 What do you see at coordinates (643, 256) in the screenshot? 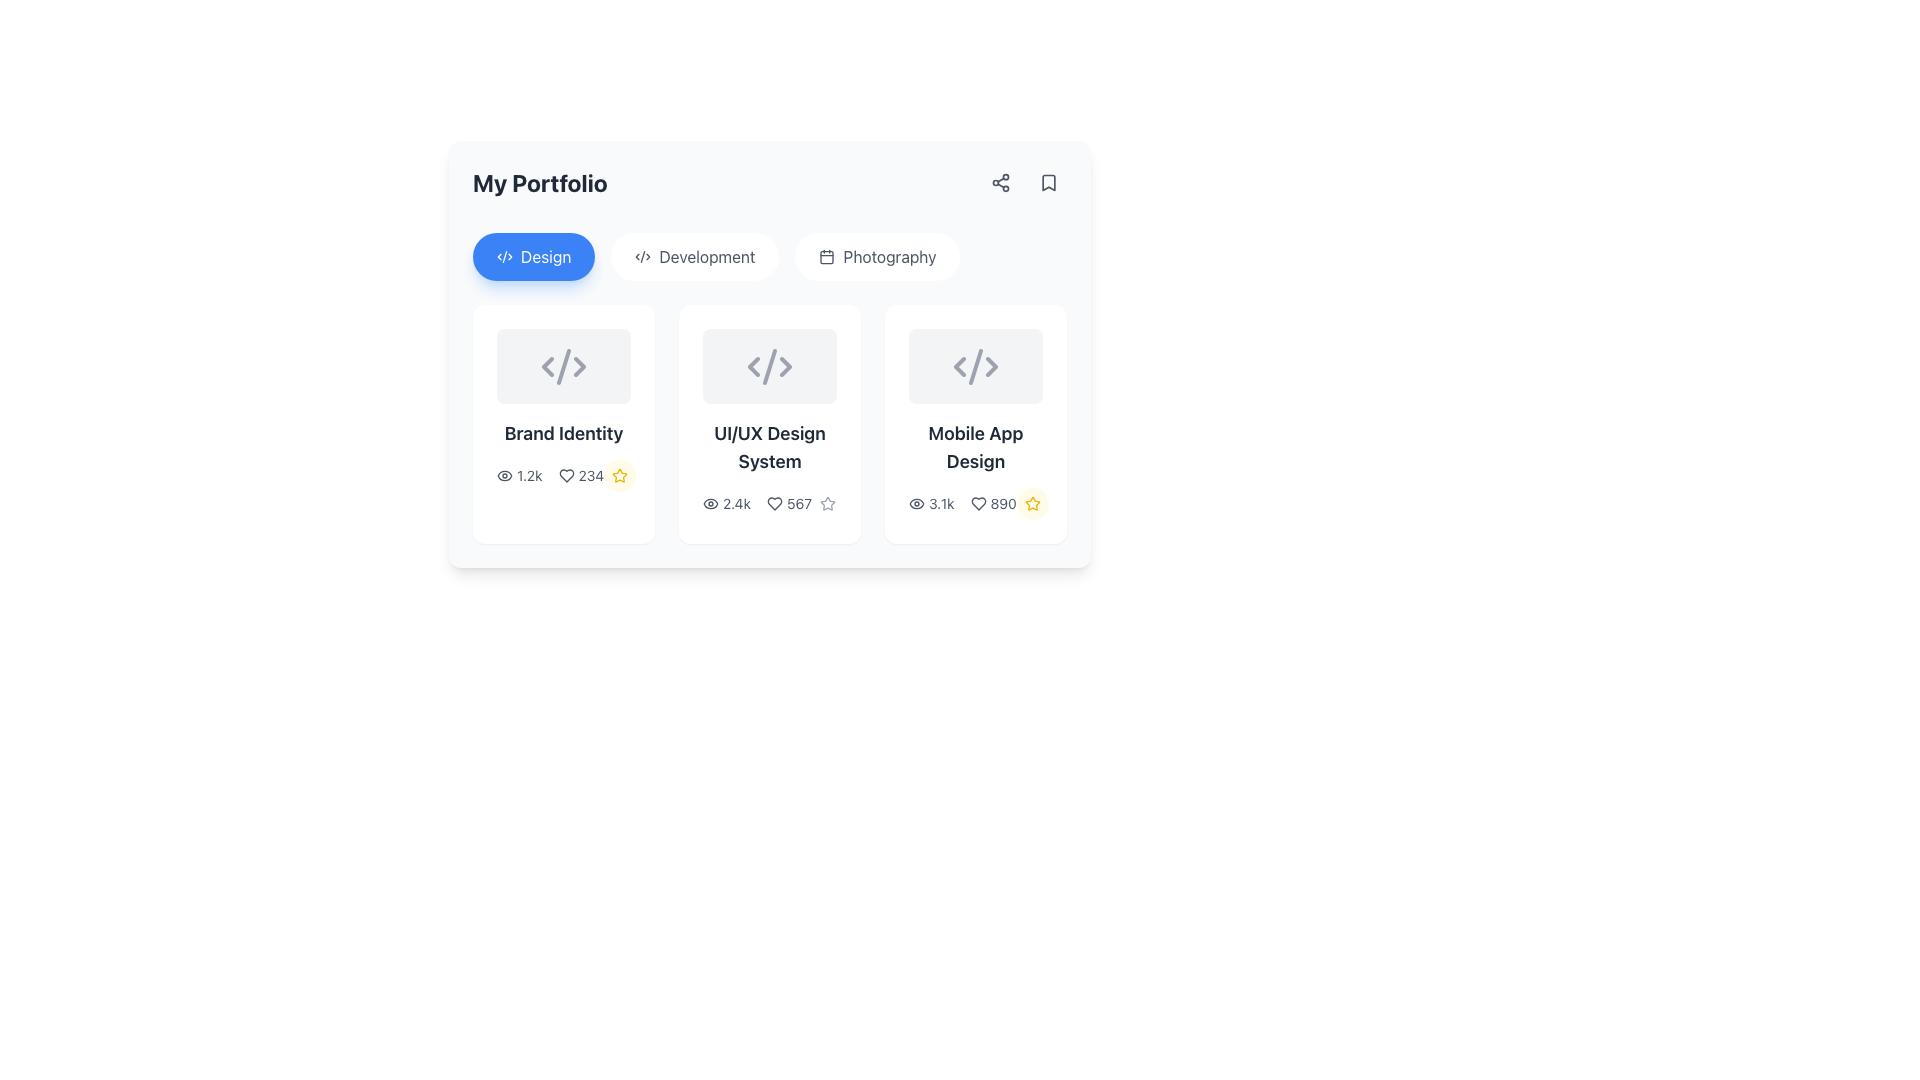
I see `the XML code icon, which is a 24x24 pixel minimalistic line art design located to the left of the text 'Development' in the navigation bar` at bounding box center [643, 256].